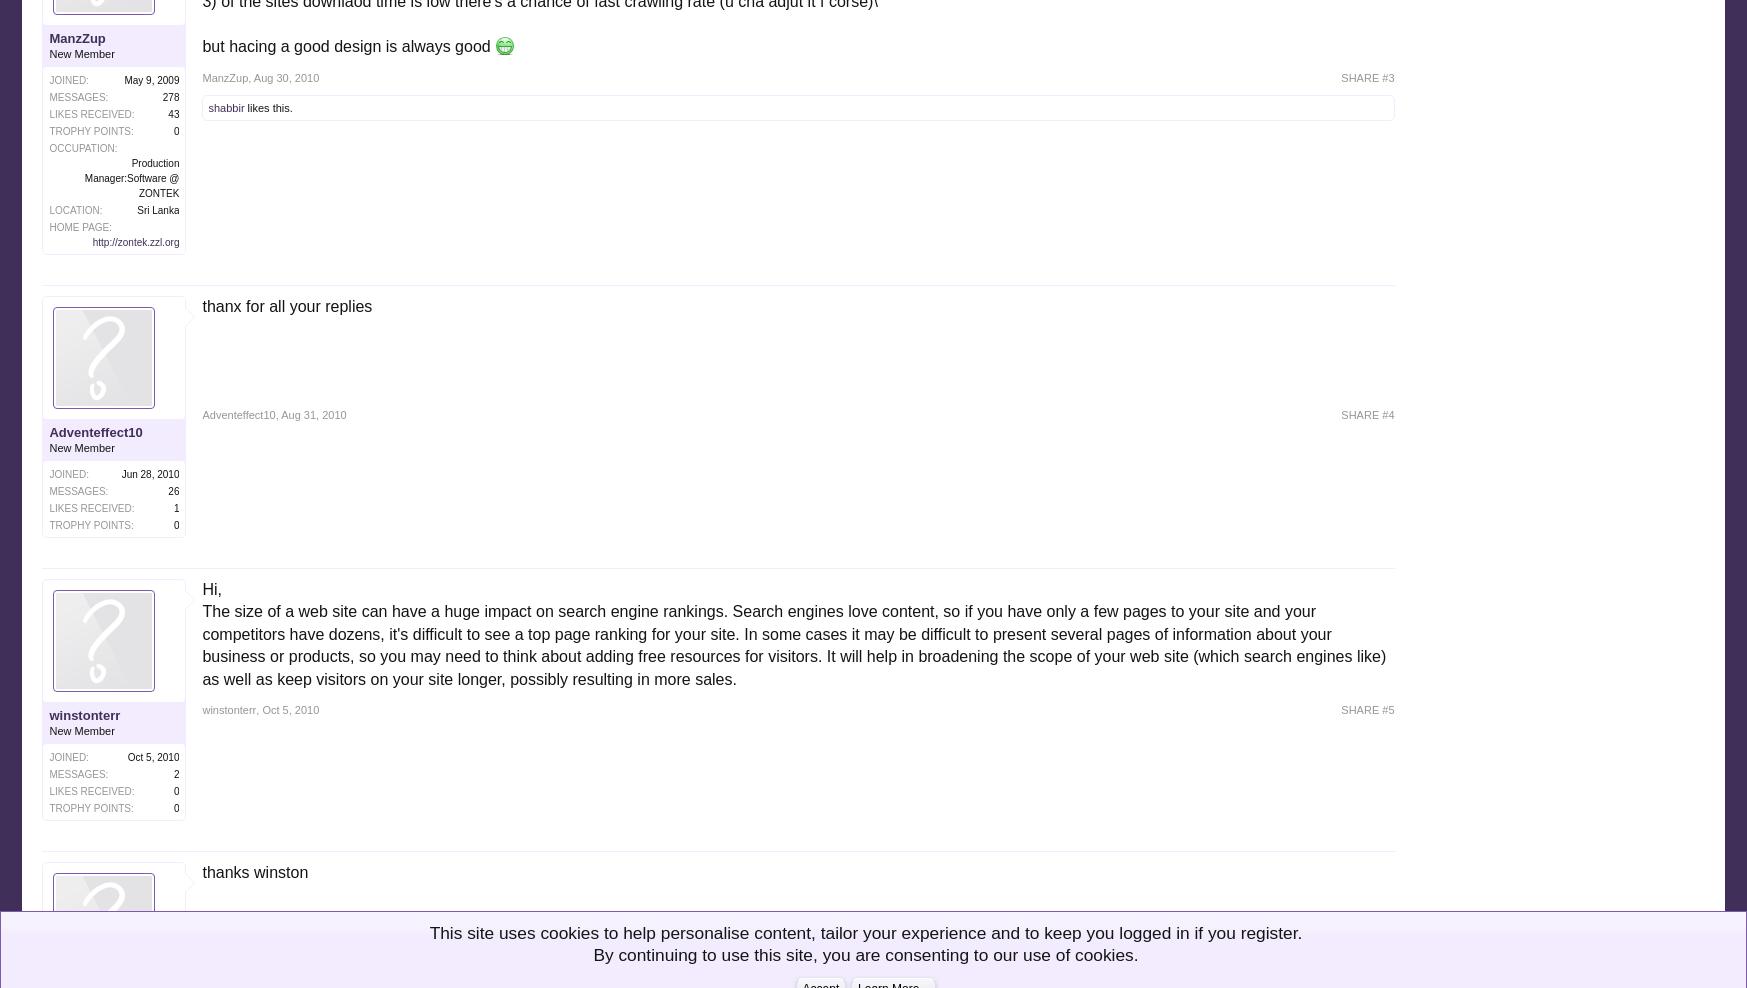  What do you see at coordinates (1367, 708) in the screenshot?
I see `'SHARE #5'` at bounding box center [1367, 708].